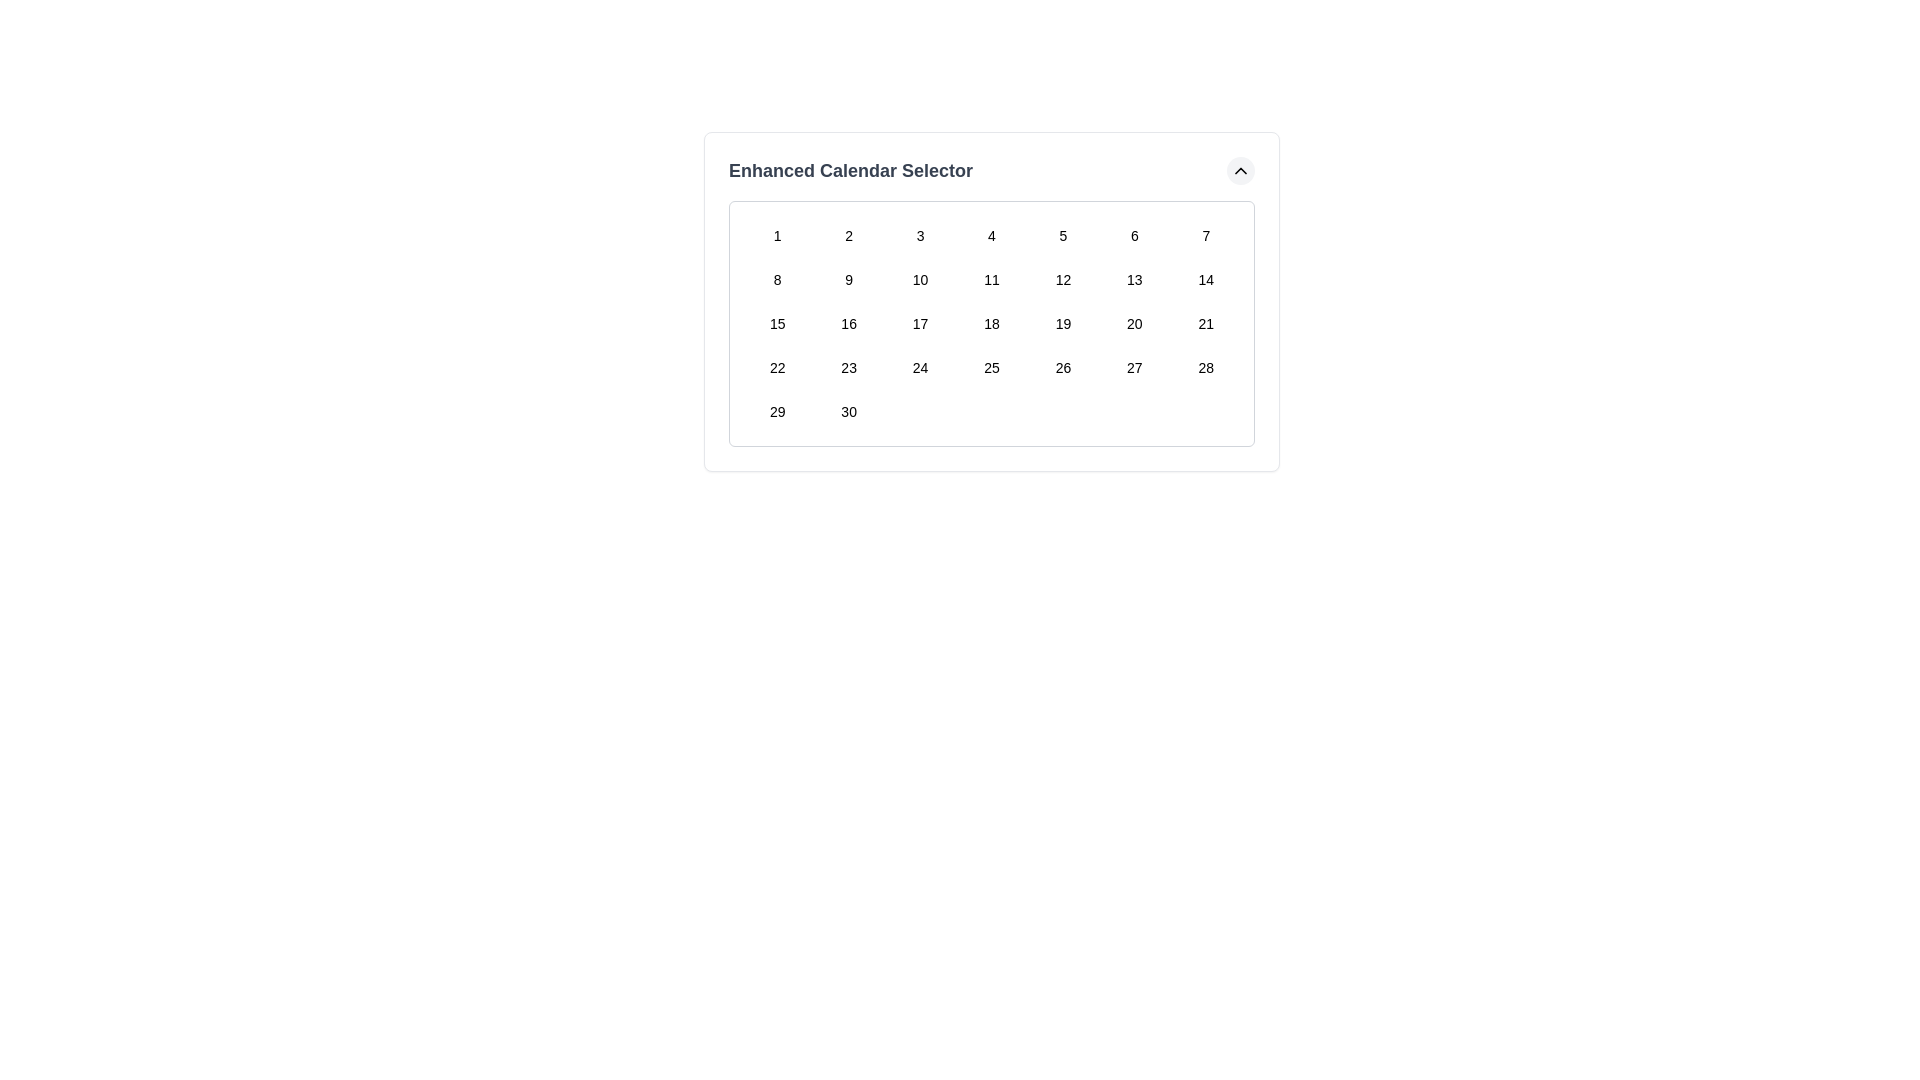  What do you see at coordinates (919, 323) in the screenshot?
I see `the interactive button located in the third row and third column of the 'Enhanced Calendar Selector'` at bounding box center [919, 323].